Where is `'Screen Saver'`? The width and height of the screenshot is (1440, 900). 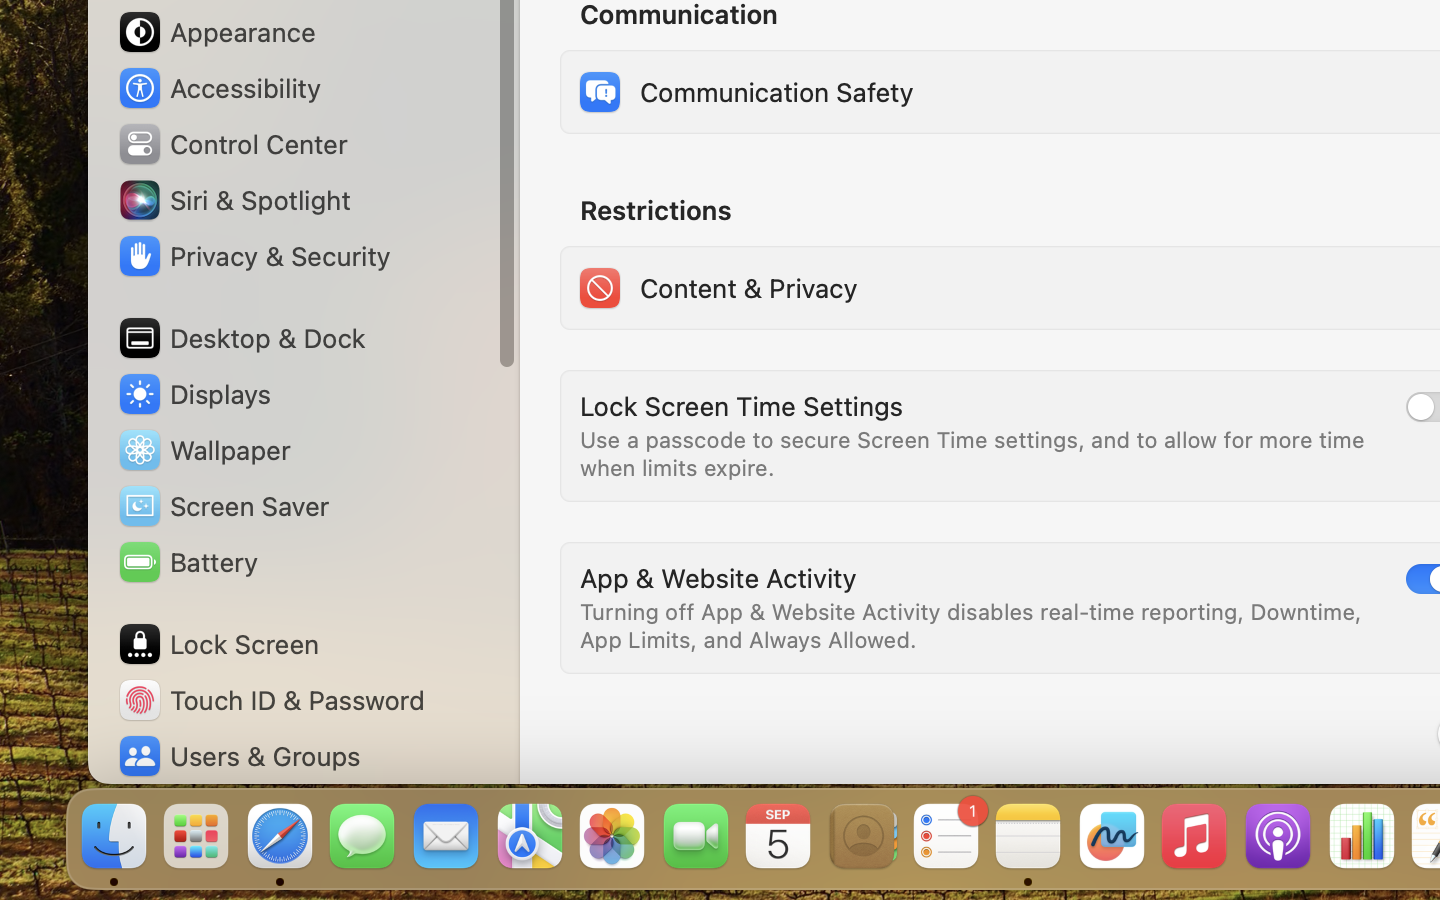
'Screen Saver' is located at coordinates (223, 504).